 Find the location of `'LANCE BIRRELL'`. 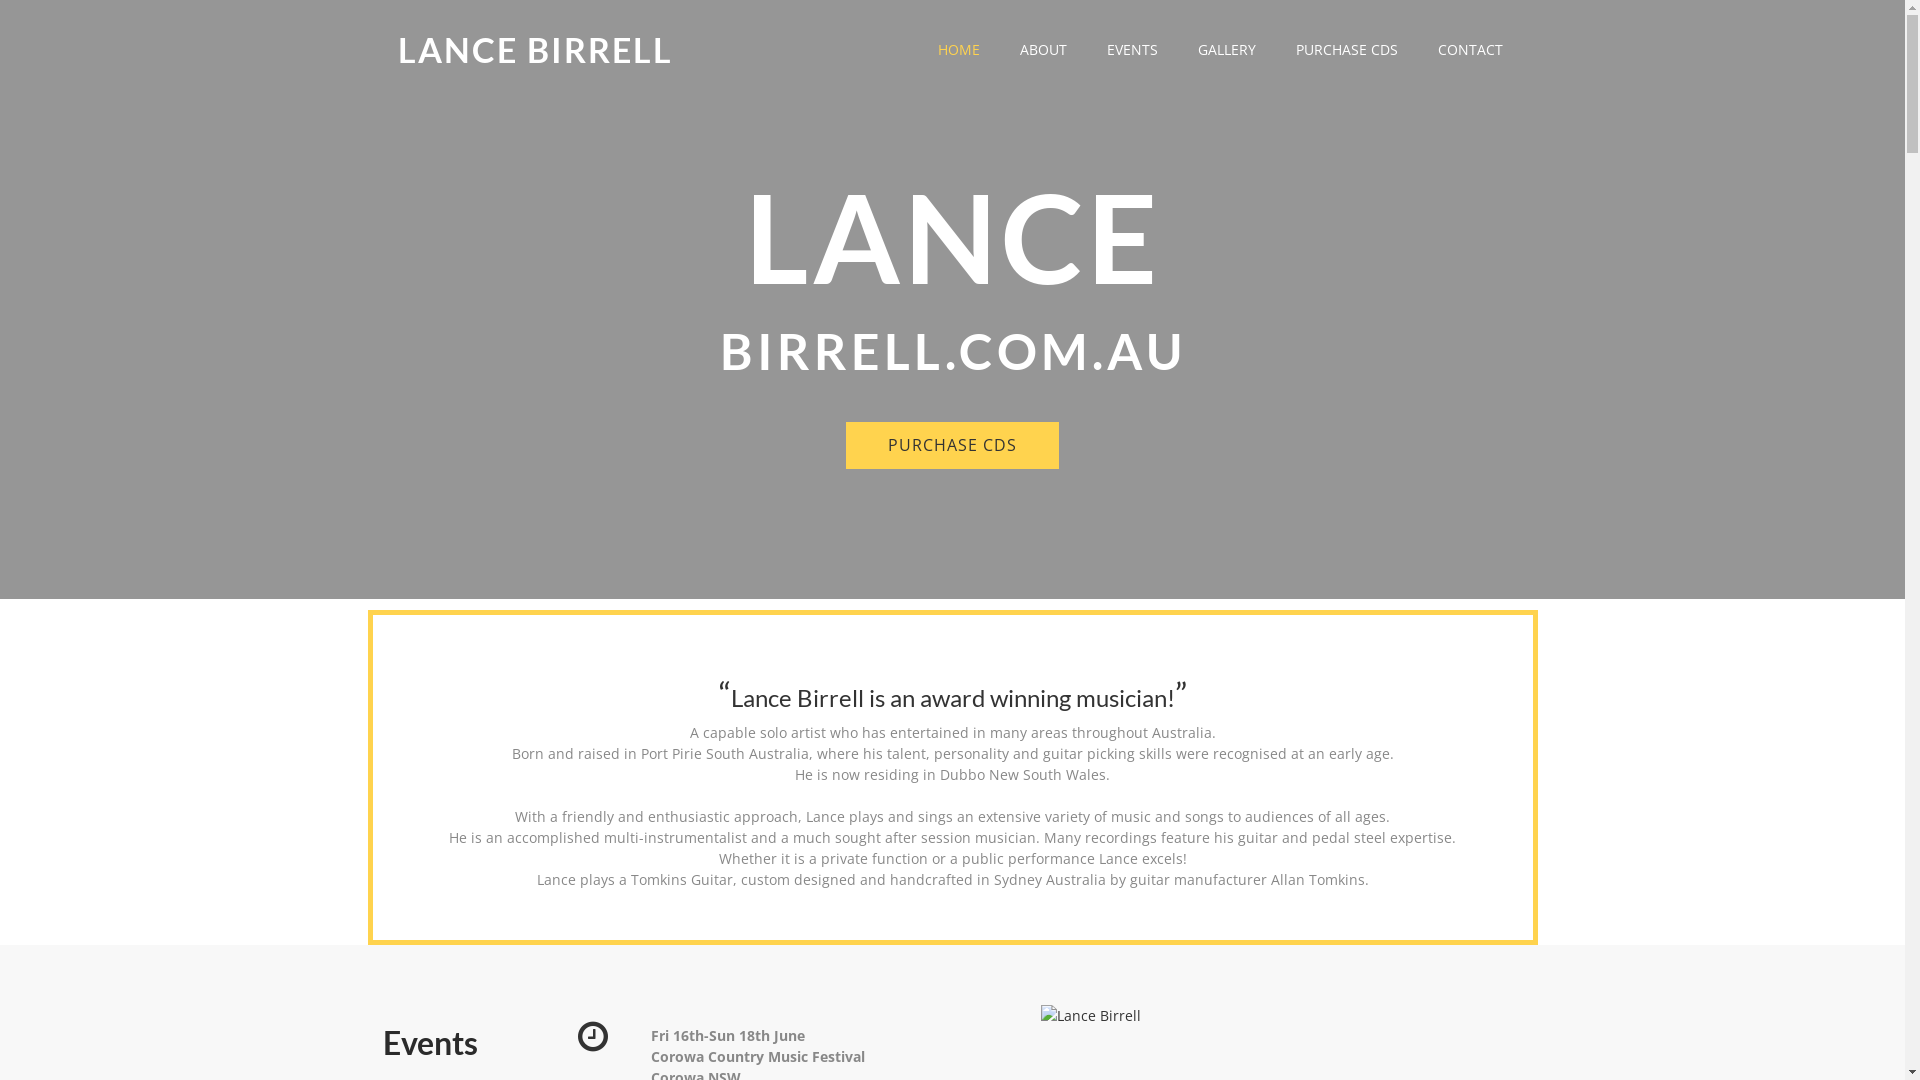

'LANCE BIRRELL' is located at coordinates (535, 49).